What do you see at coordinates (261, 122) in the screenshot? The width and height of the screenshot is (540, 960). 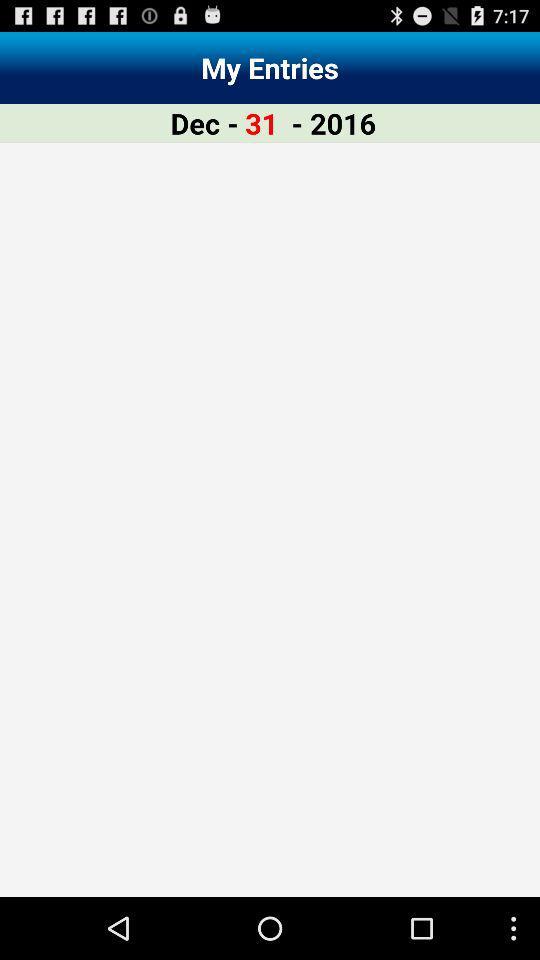 I see `the item to the left of the - 2016 app` at bounding box center [261, 122].